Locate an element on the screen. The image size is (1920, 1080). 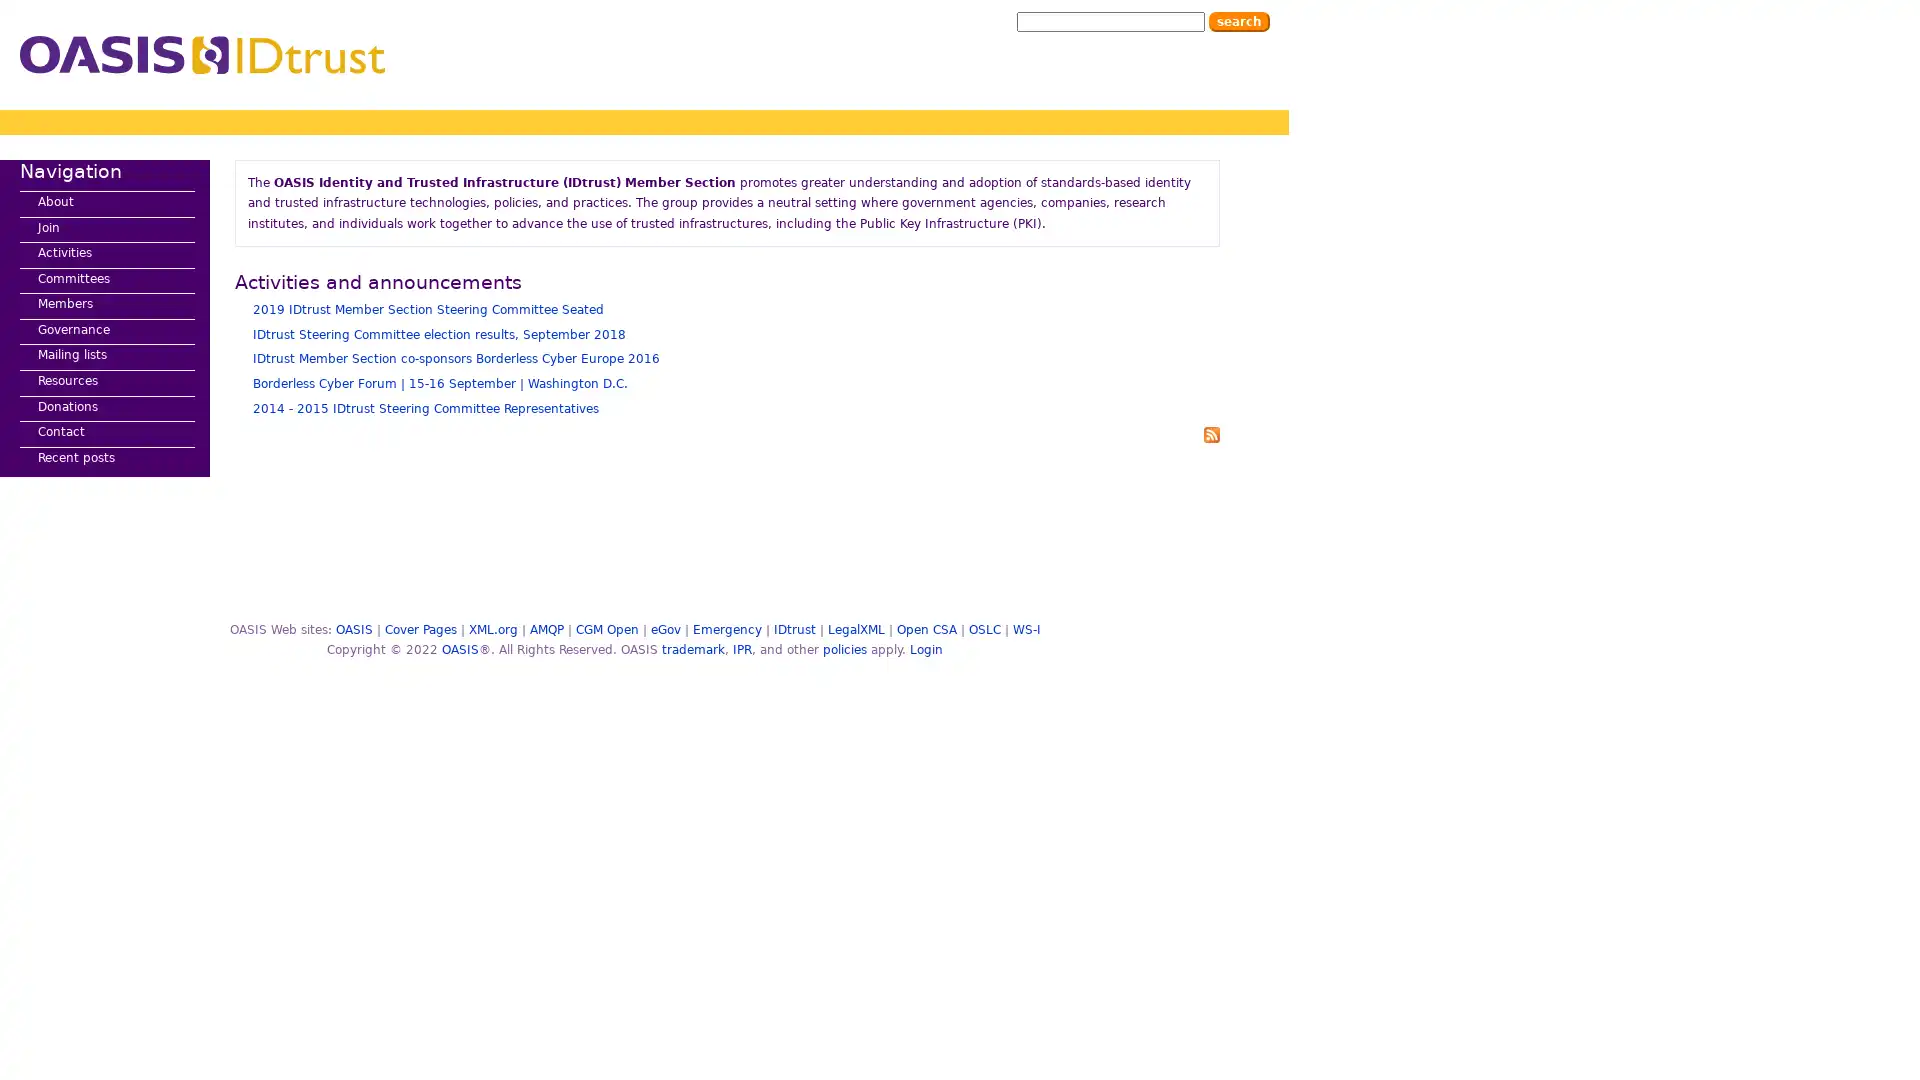
Search is located at coordinates (1238, 22).